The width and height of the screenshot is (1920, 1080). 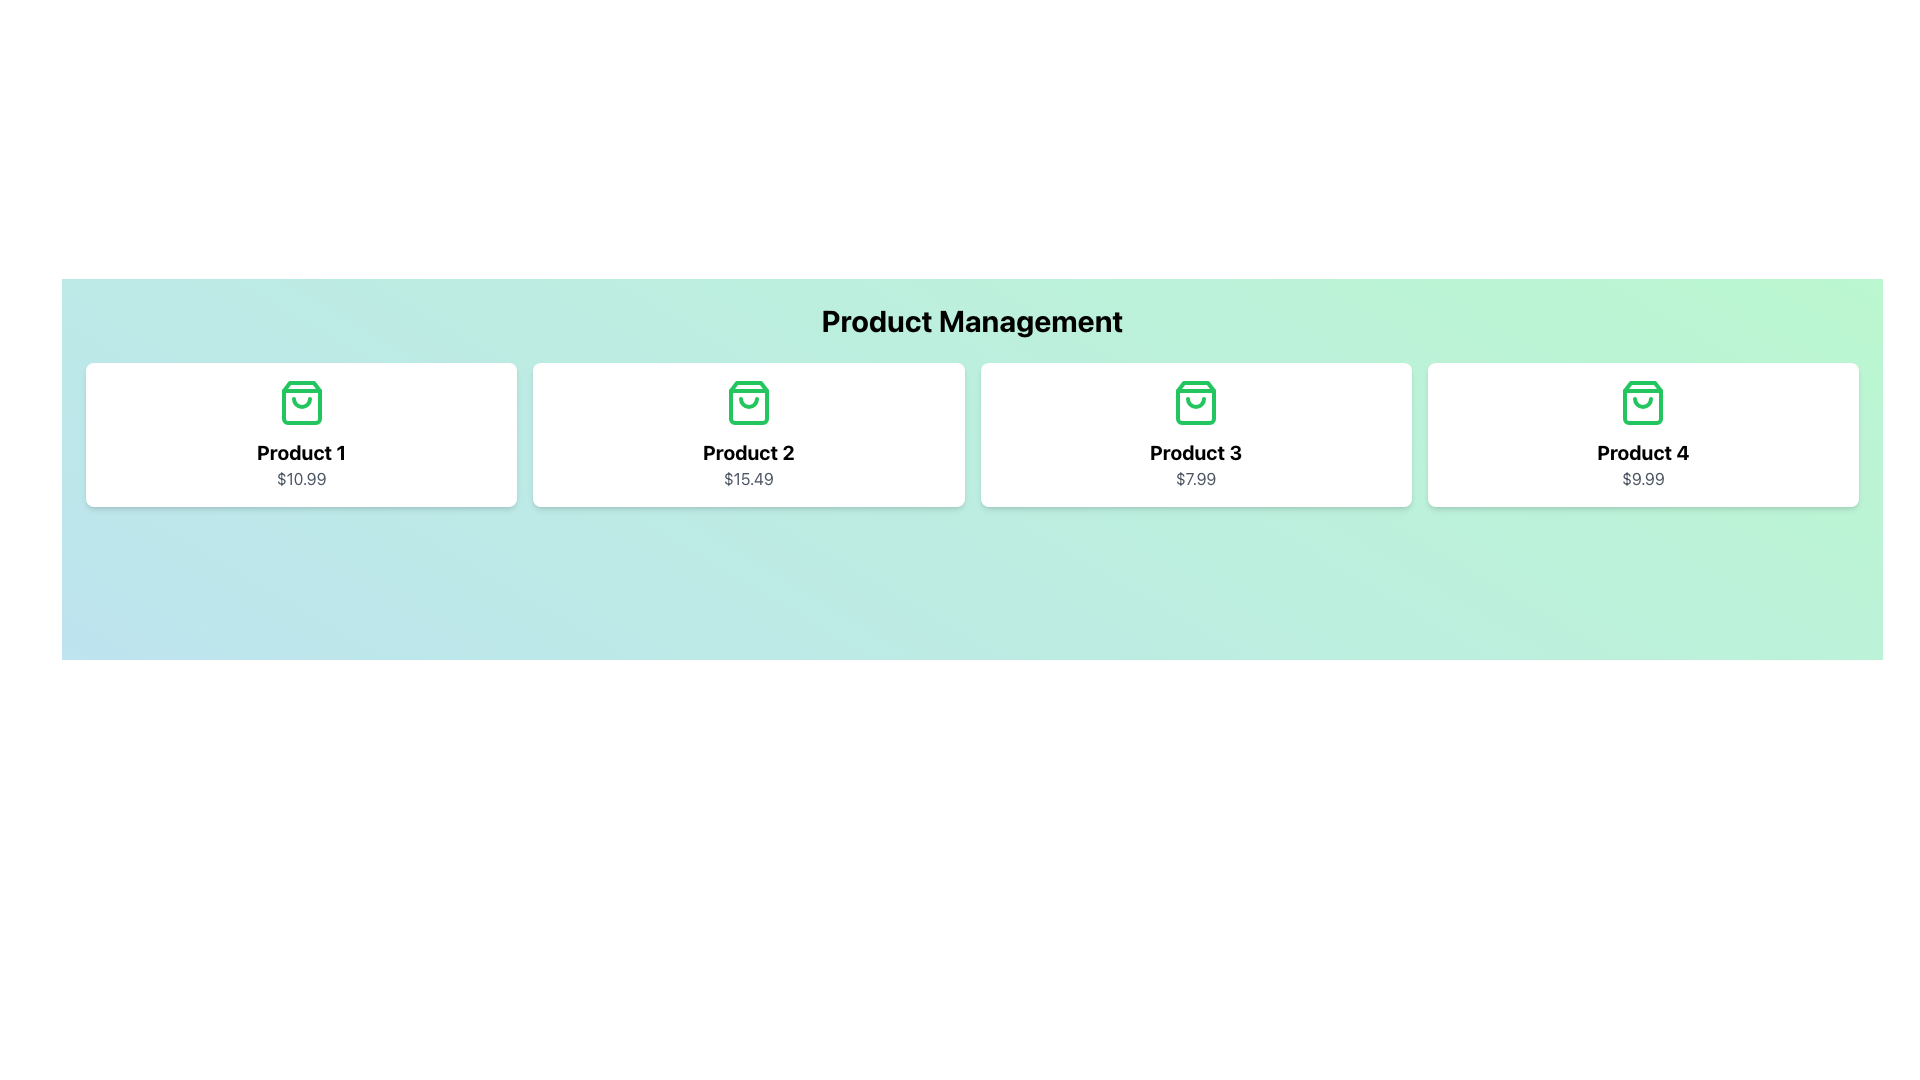 I want to click on the SVG graphic portion of the shopping bag icon located in the third card under the 'Product Management' header, so click(x=1196, y=402).